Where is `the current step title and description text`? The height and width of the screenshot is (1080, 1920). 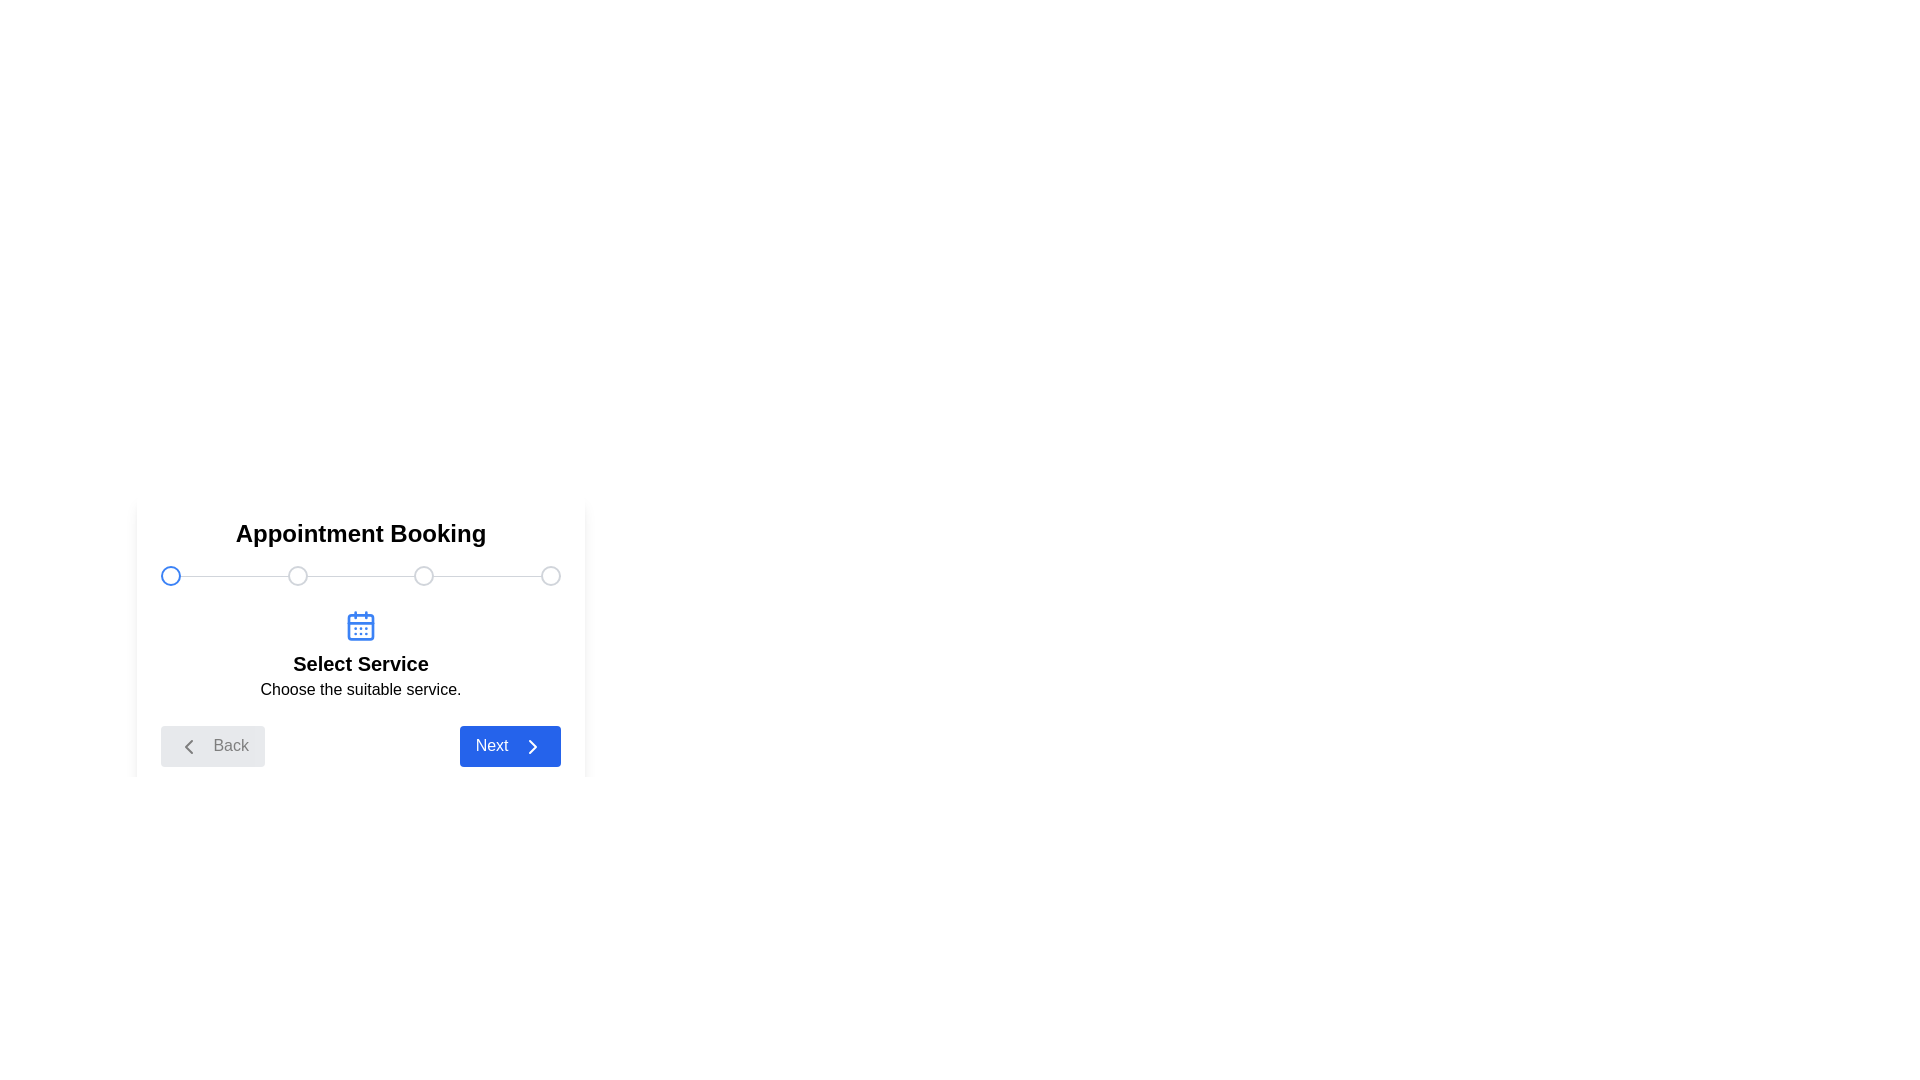
the current step title and description text is located at coordinates (360, 663).